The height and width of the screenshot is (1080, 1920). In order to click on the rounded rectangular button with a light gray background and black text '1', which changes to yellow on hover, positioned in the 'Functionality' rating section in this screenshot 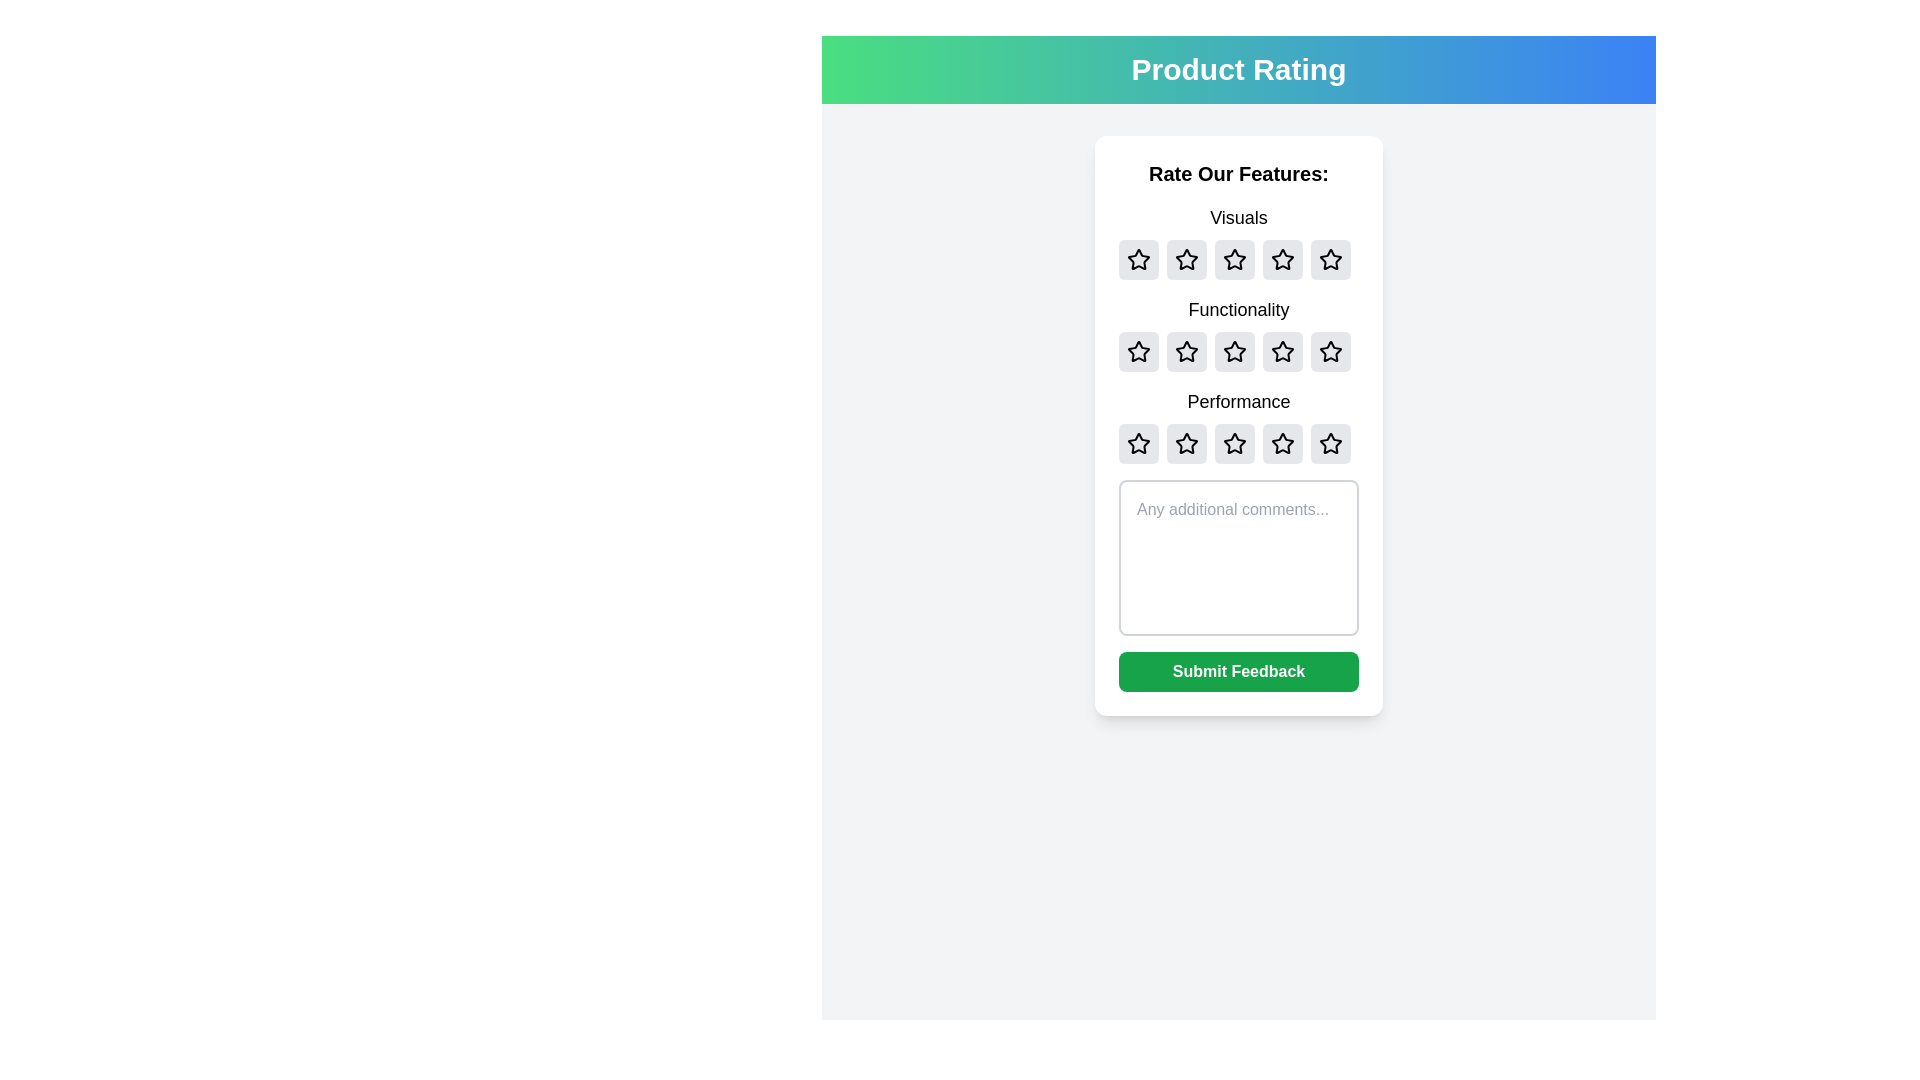, I will do `click(1138, 350)`.